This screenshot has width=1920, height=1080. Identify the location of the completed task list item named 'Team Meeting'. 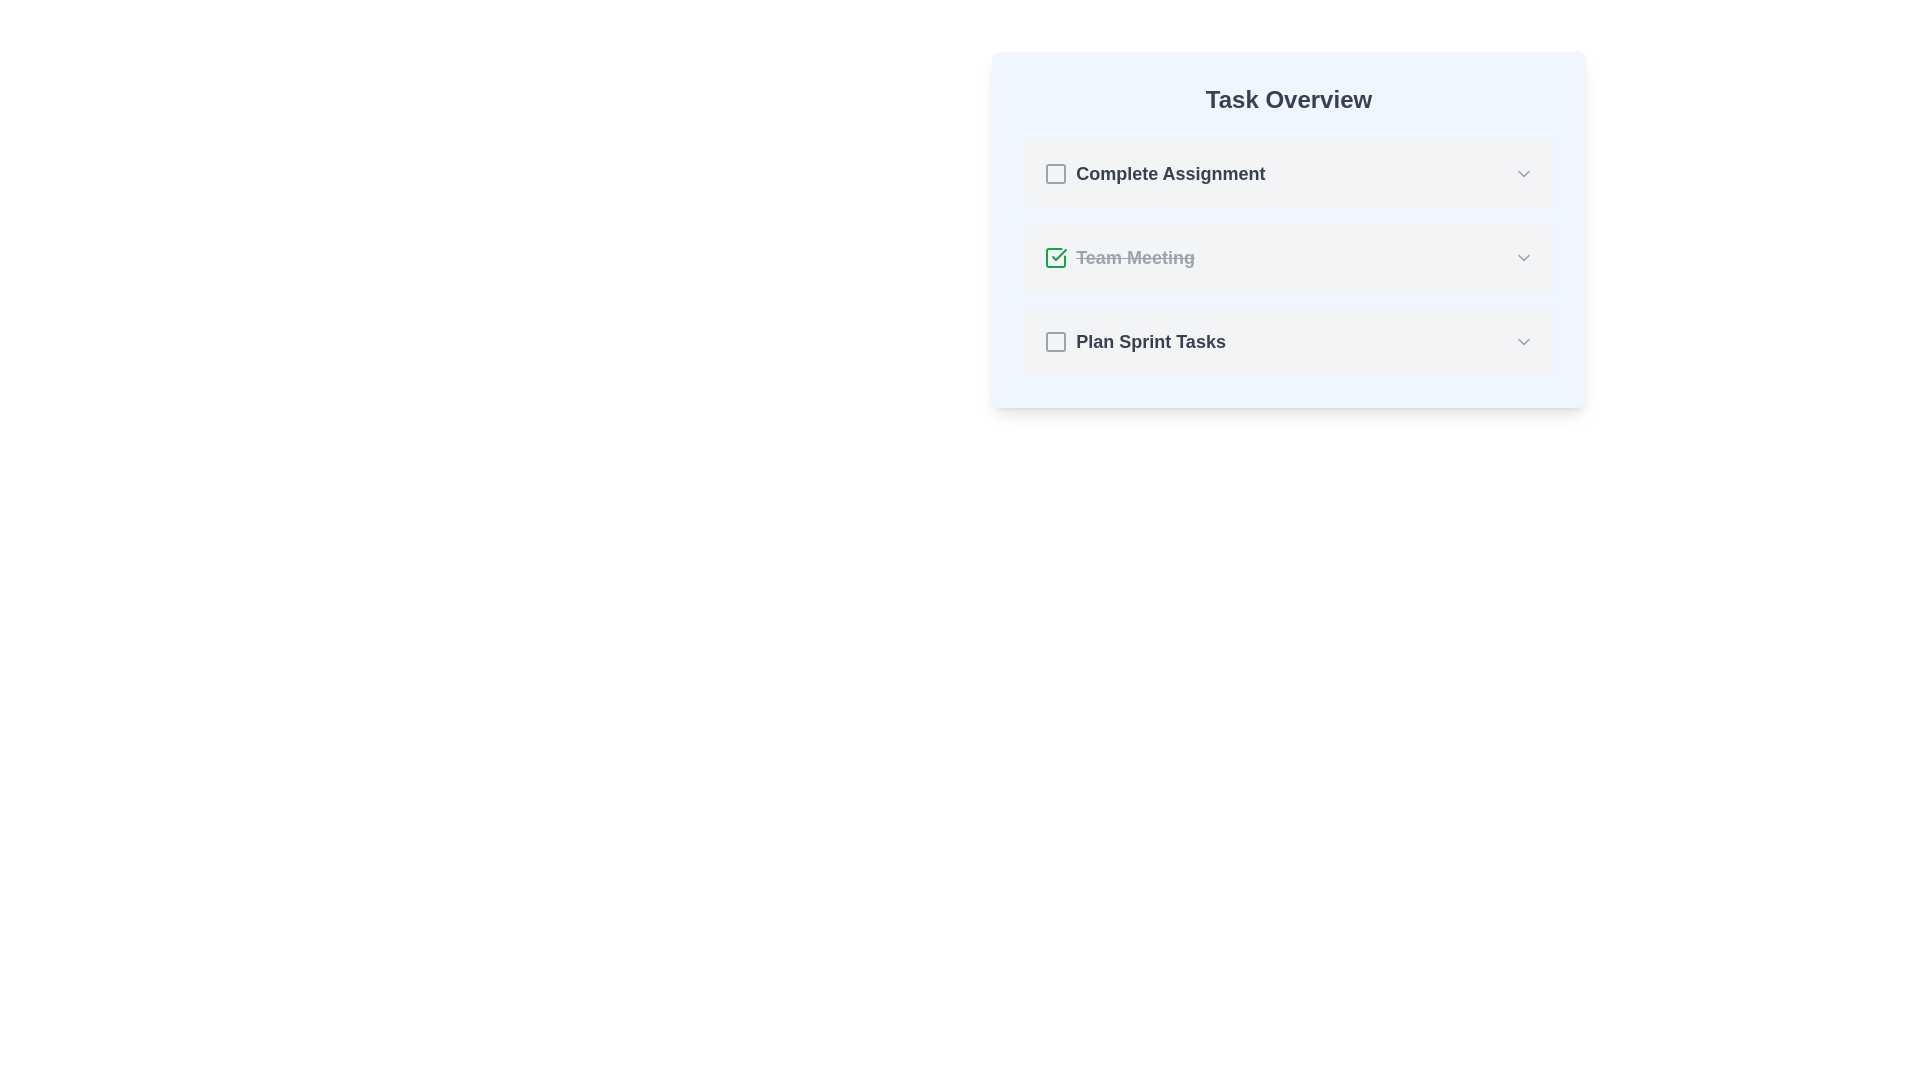
(1289, 257).